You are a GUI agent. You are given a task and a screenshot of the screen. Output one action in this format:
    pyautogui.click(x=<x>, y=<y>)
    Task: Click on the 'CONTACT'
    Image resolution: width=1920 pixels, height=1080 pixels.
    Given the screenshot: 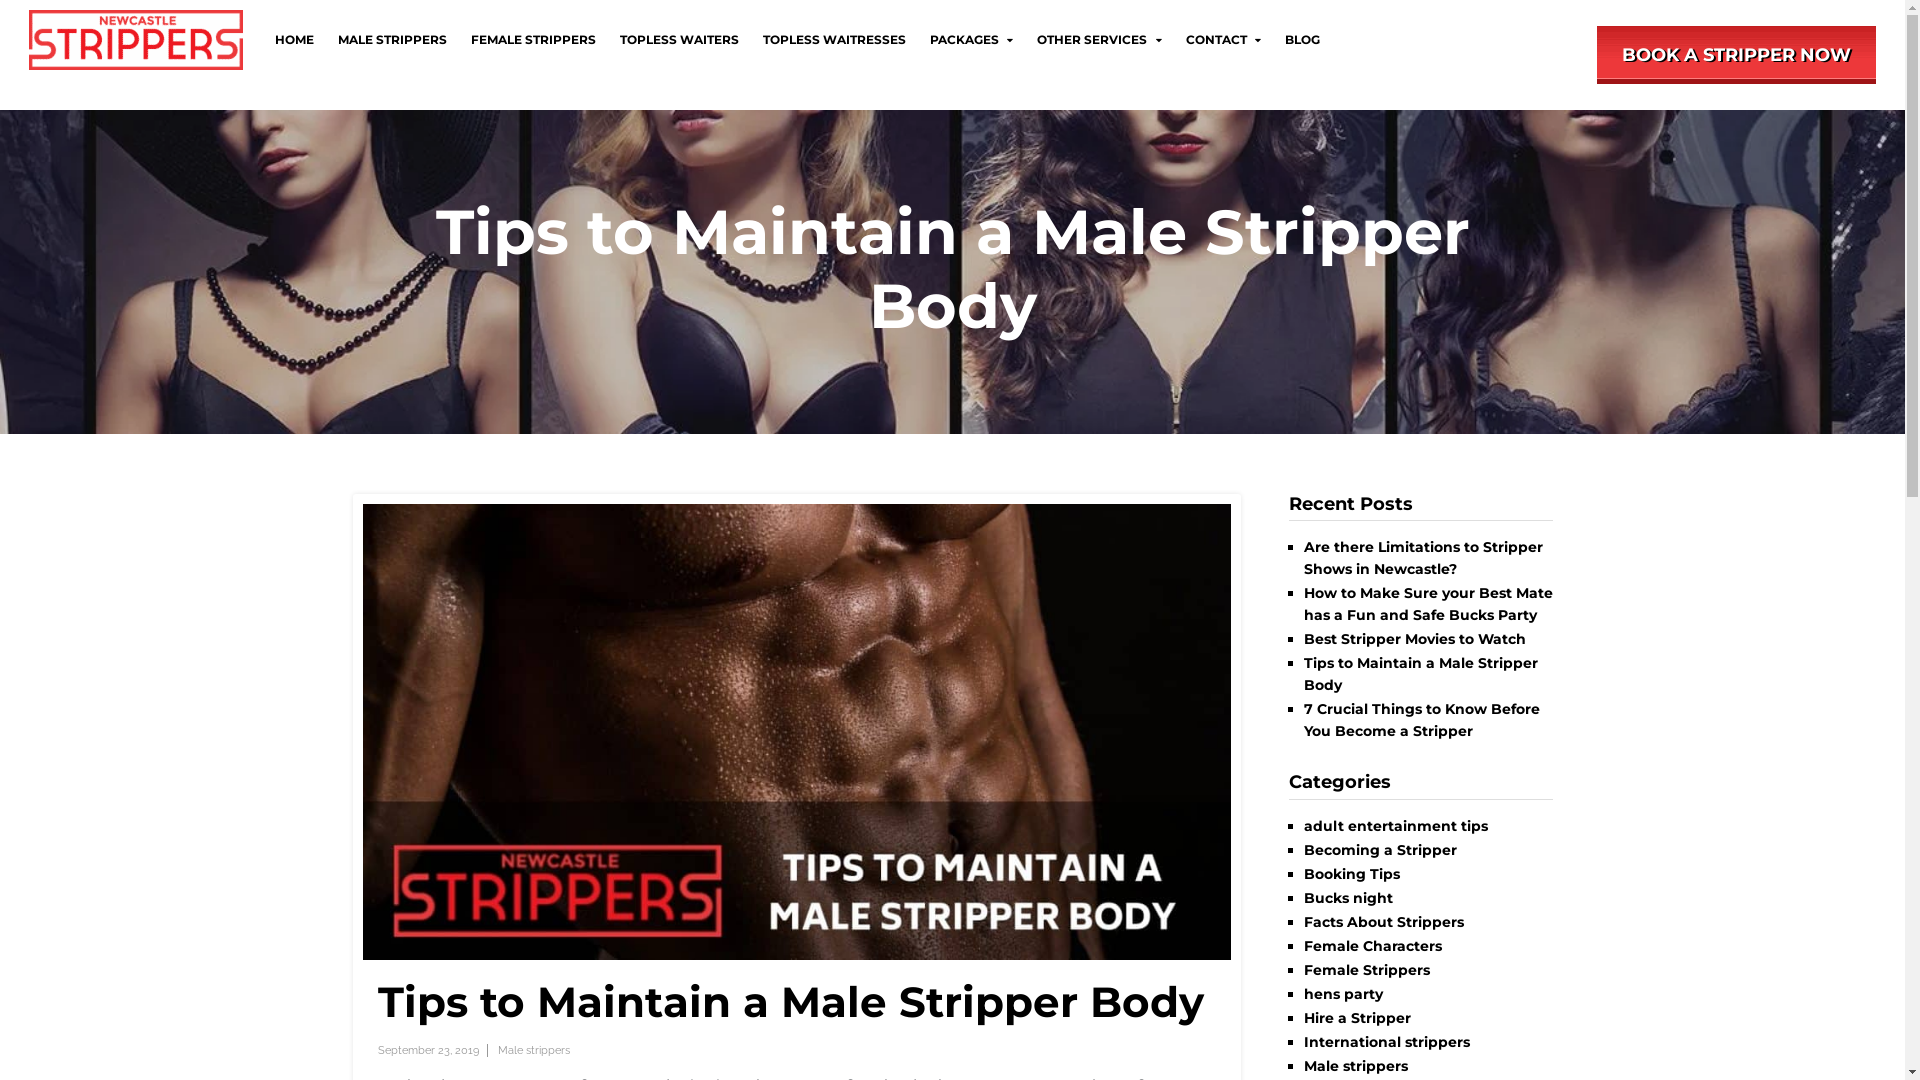 What is the action you would take?
    pyautogui.click(x=1222, y=39)
    